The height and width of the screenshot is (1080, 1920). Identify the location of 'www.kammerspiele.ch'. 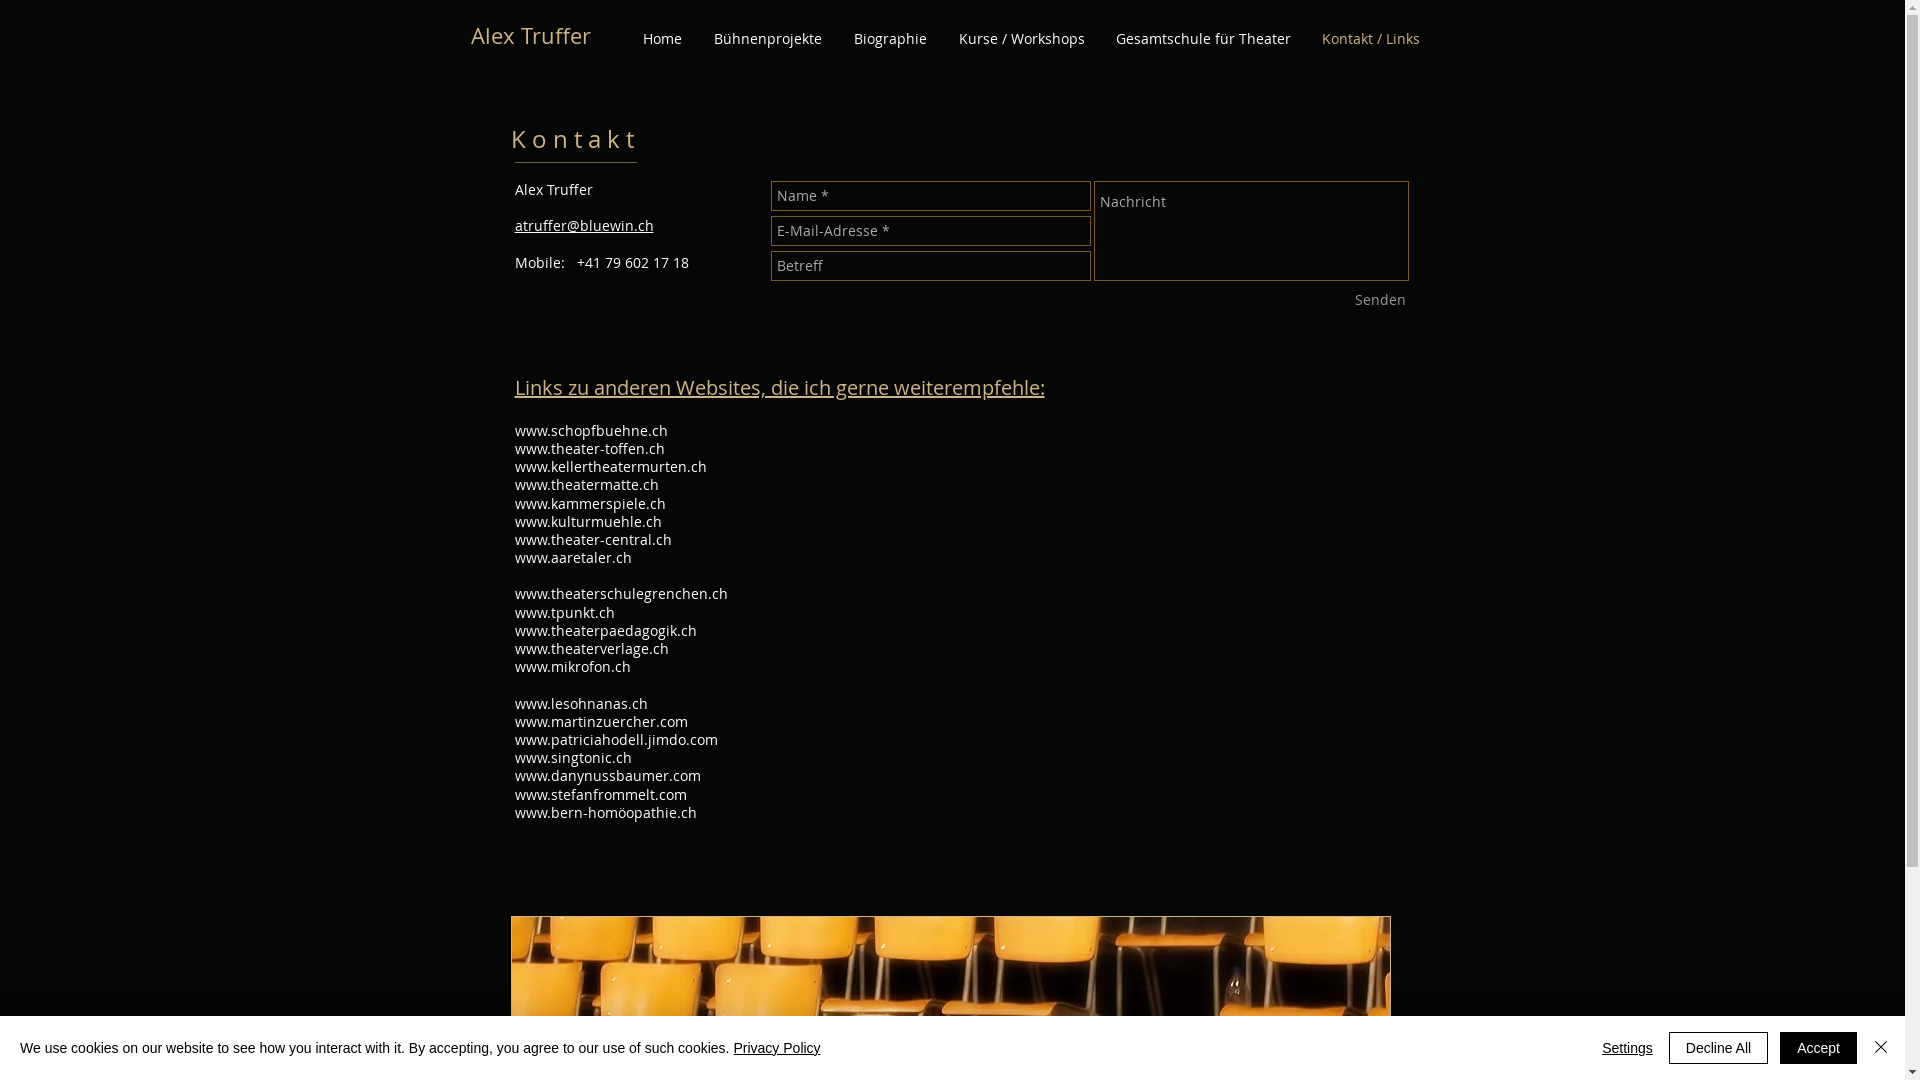
(588, 502).